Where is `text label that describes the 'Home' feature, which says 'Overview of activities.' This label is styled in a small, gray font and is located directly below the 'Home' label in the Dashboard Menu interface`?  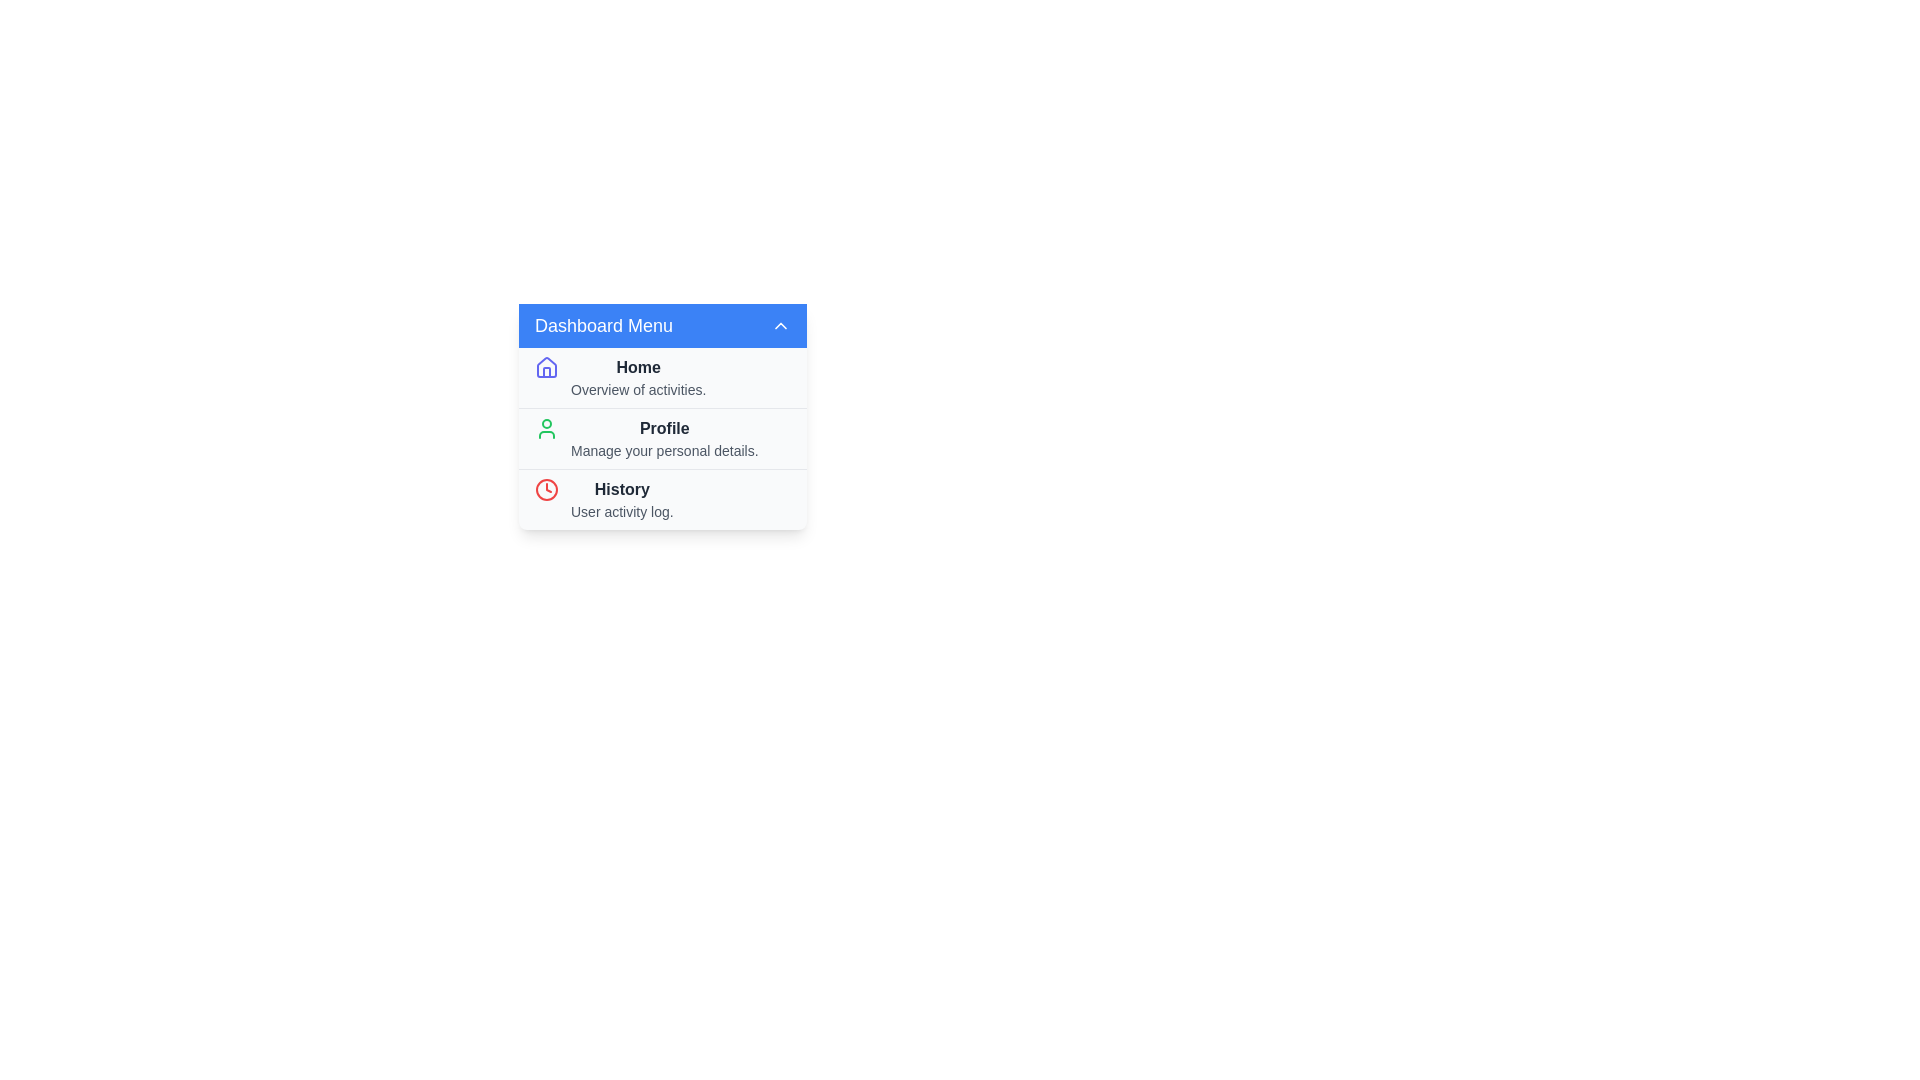 text label that describes the 'Home' feature, which says 'Overview of activities.' This label is styled in a small, gray font and is located directly below the 'Home' label in the Dashboard Menu interface is located at coordinates (637, 389).